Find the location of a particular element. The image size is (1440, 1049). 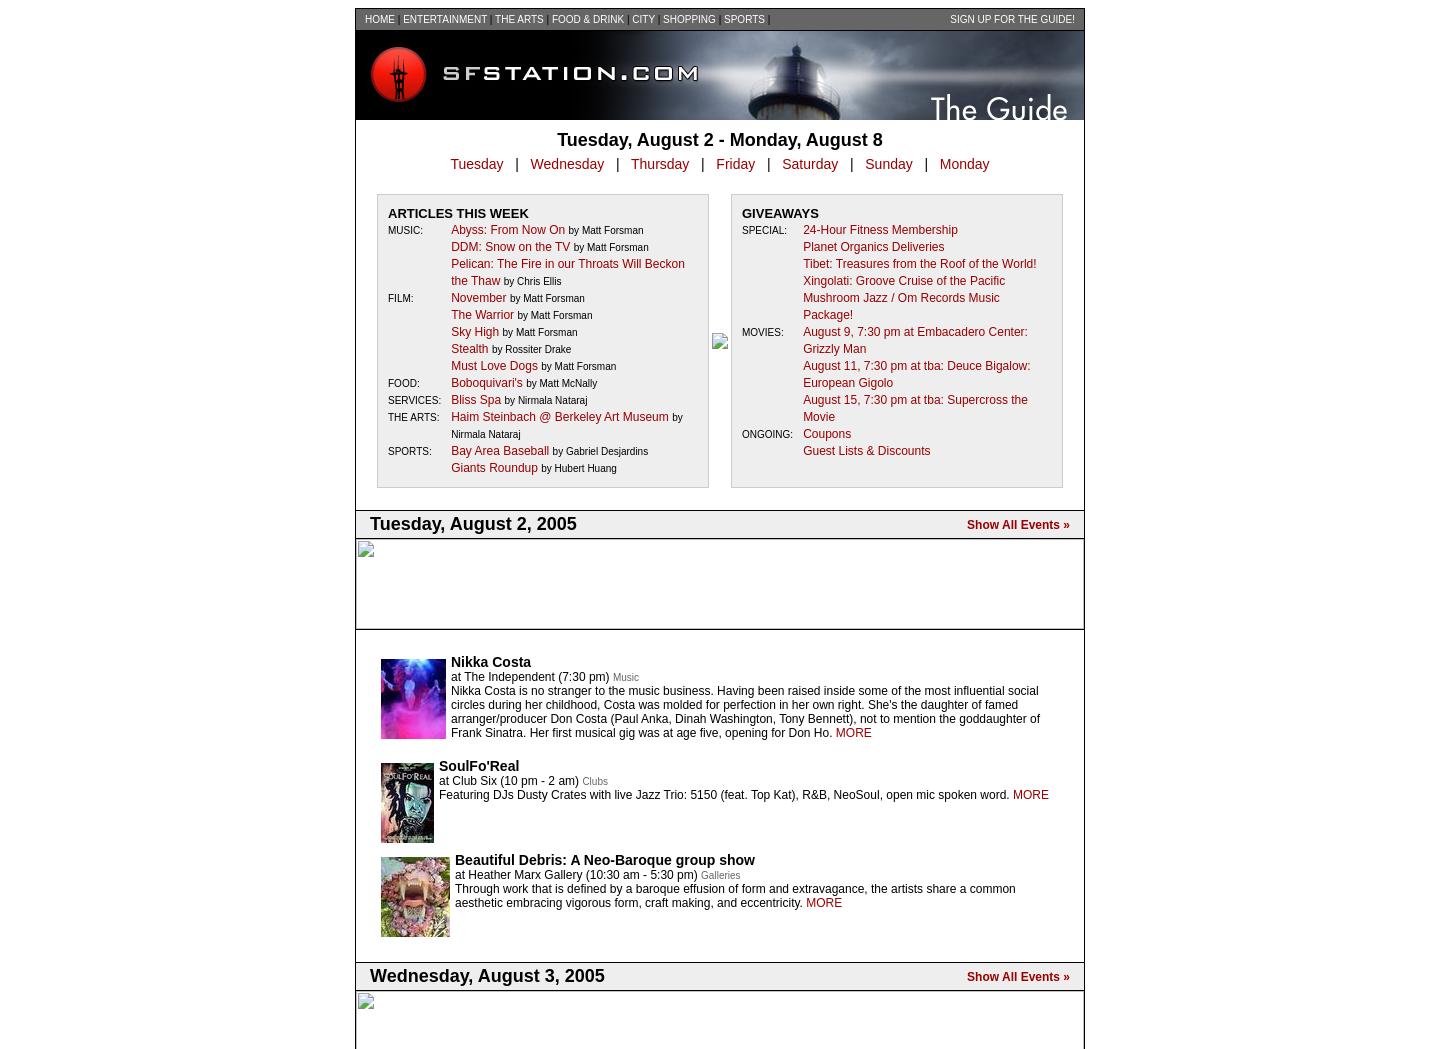

'Pelican: The Fire in our Throats Will Beckon the Thaw' is located at coordinates (567, 271).